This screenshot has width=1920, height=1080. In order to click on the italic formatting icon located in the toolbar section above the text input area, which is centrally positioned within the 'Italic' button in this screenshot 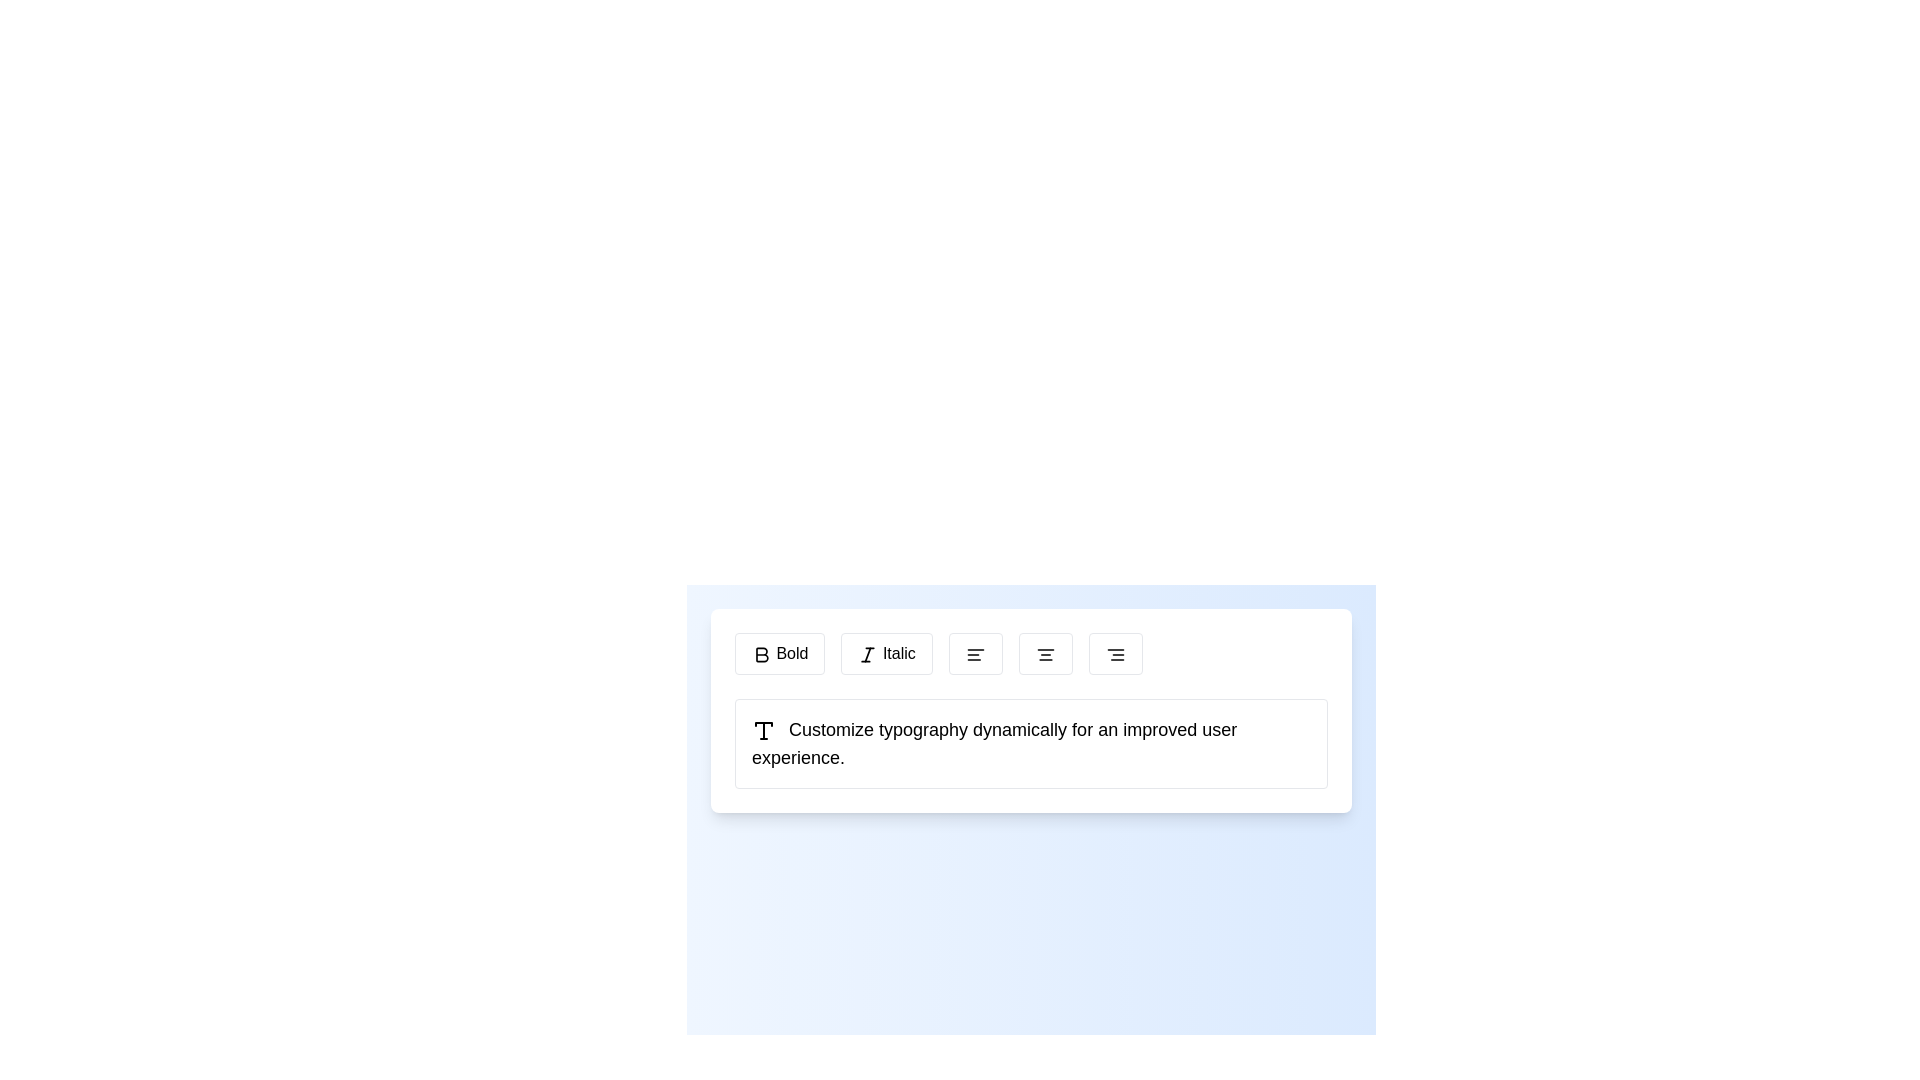, I will do `click(868, 654)`.